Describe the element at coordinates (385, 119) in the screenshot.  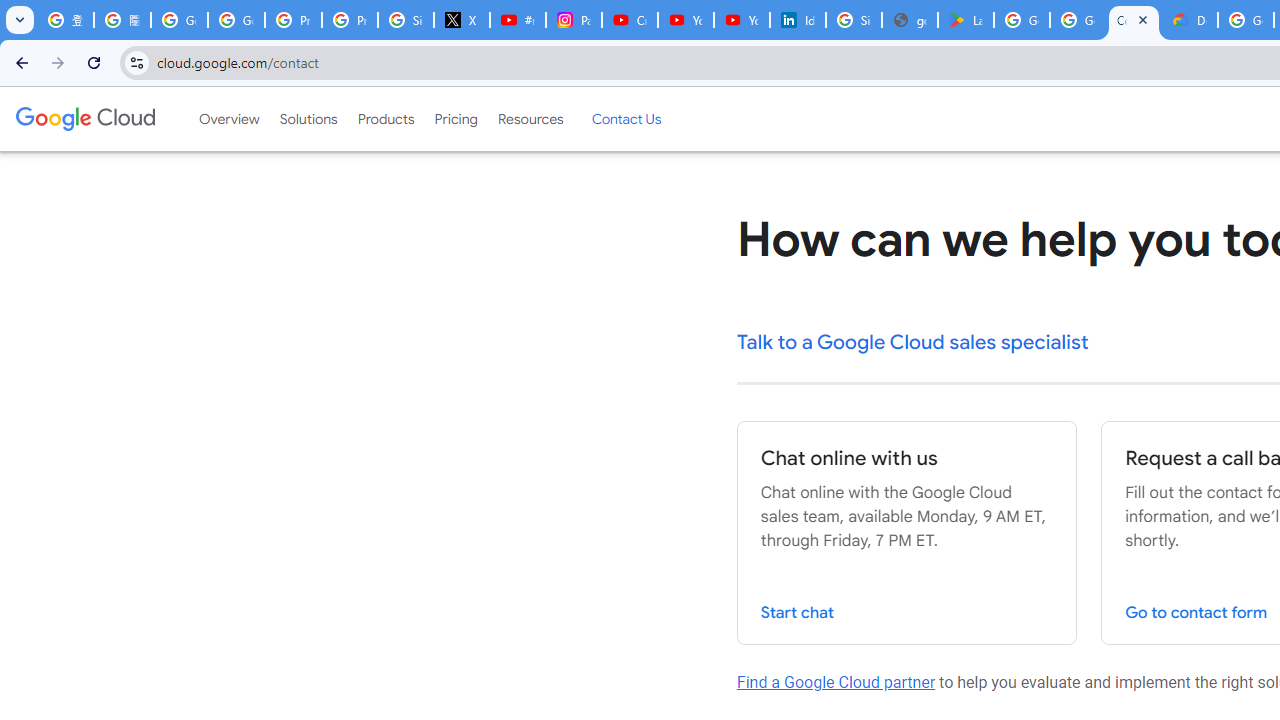
I see `'Products'` at that location.